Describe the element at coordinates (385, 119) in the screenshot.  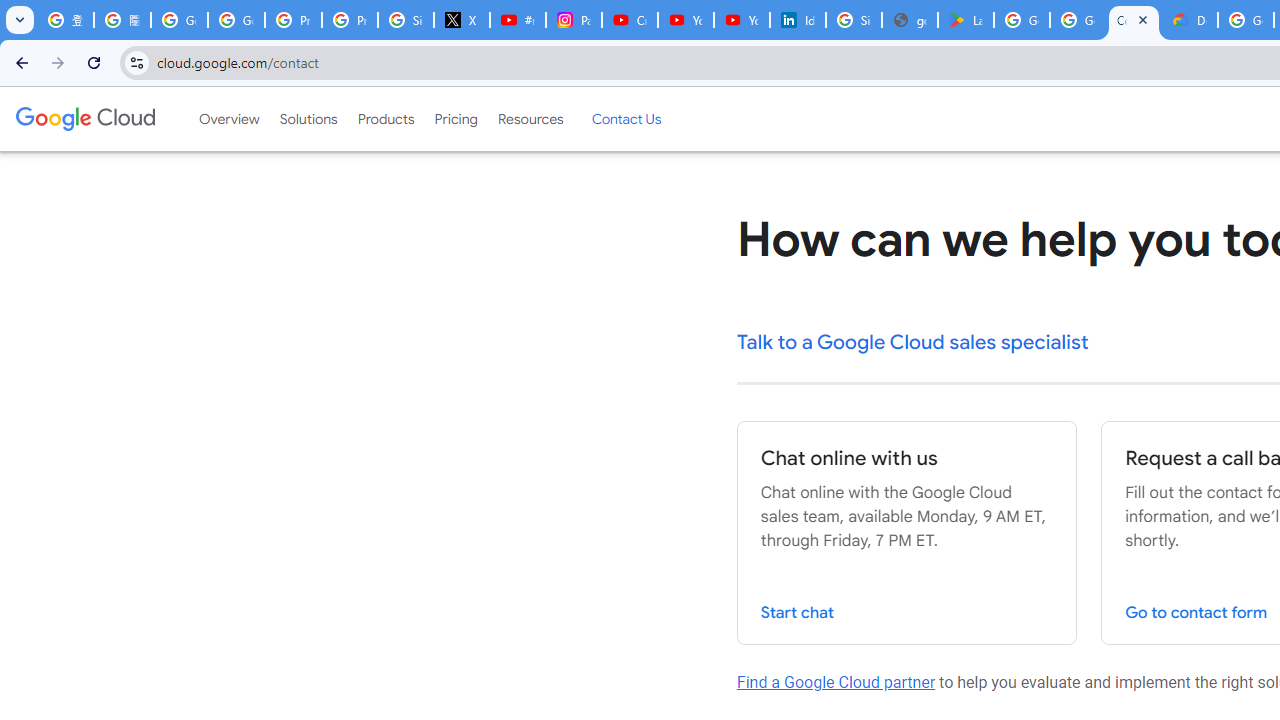
I see `'Products'` at that location.